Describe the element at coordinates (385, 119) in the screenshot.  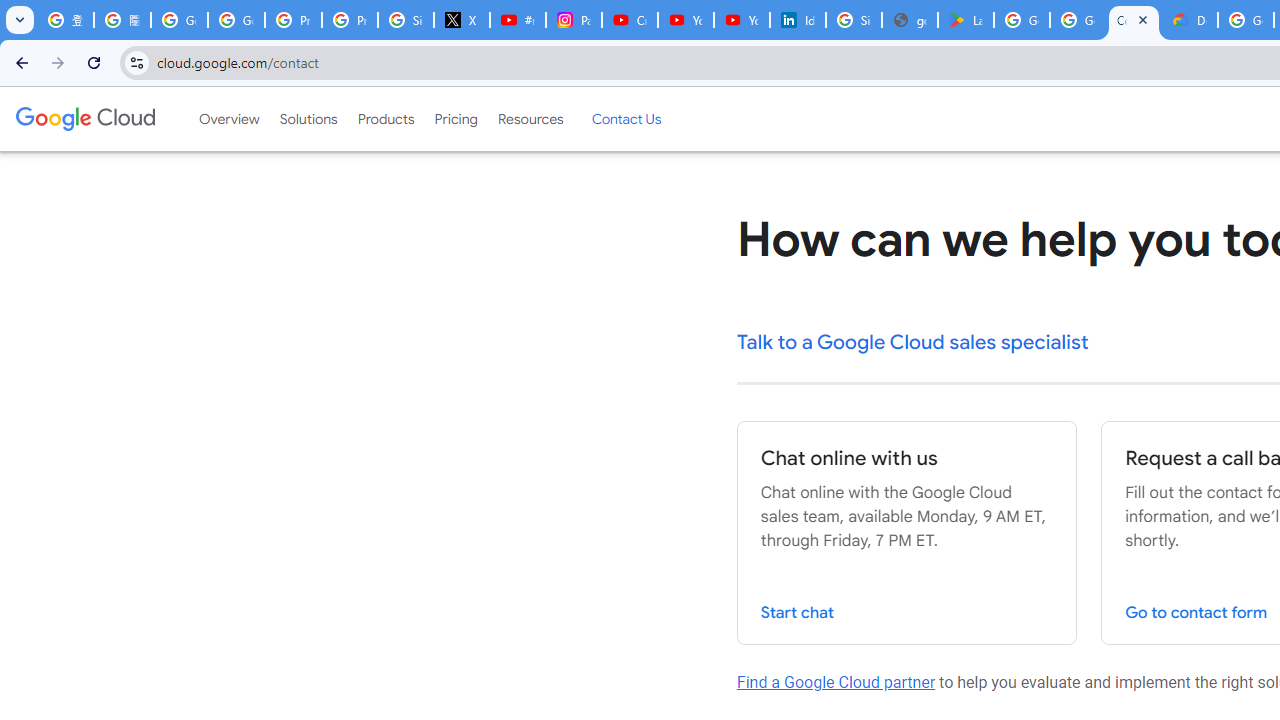
I see `'Products'` at that location.